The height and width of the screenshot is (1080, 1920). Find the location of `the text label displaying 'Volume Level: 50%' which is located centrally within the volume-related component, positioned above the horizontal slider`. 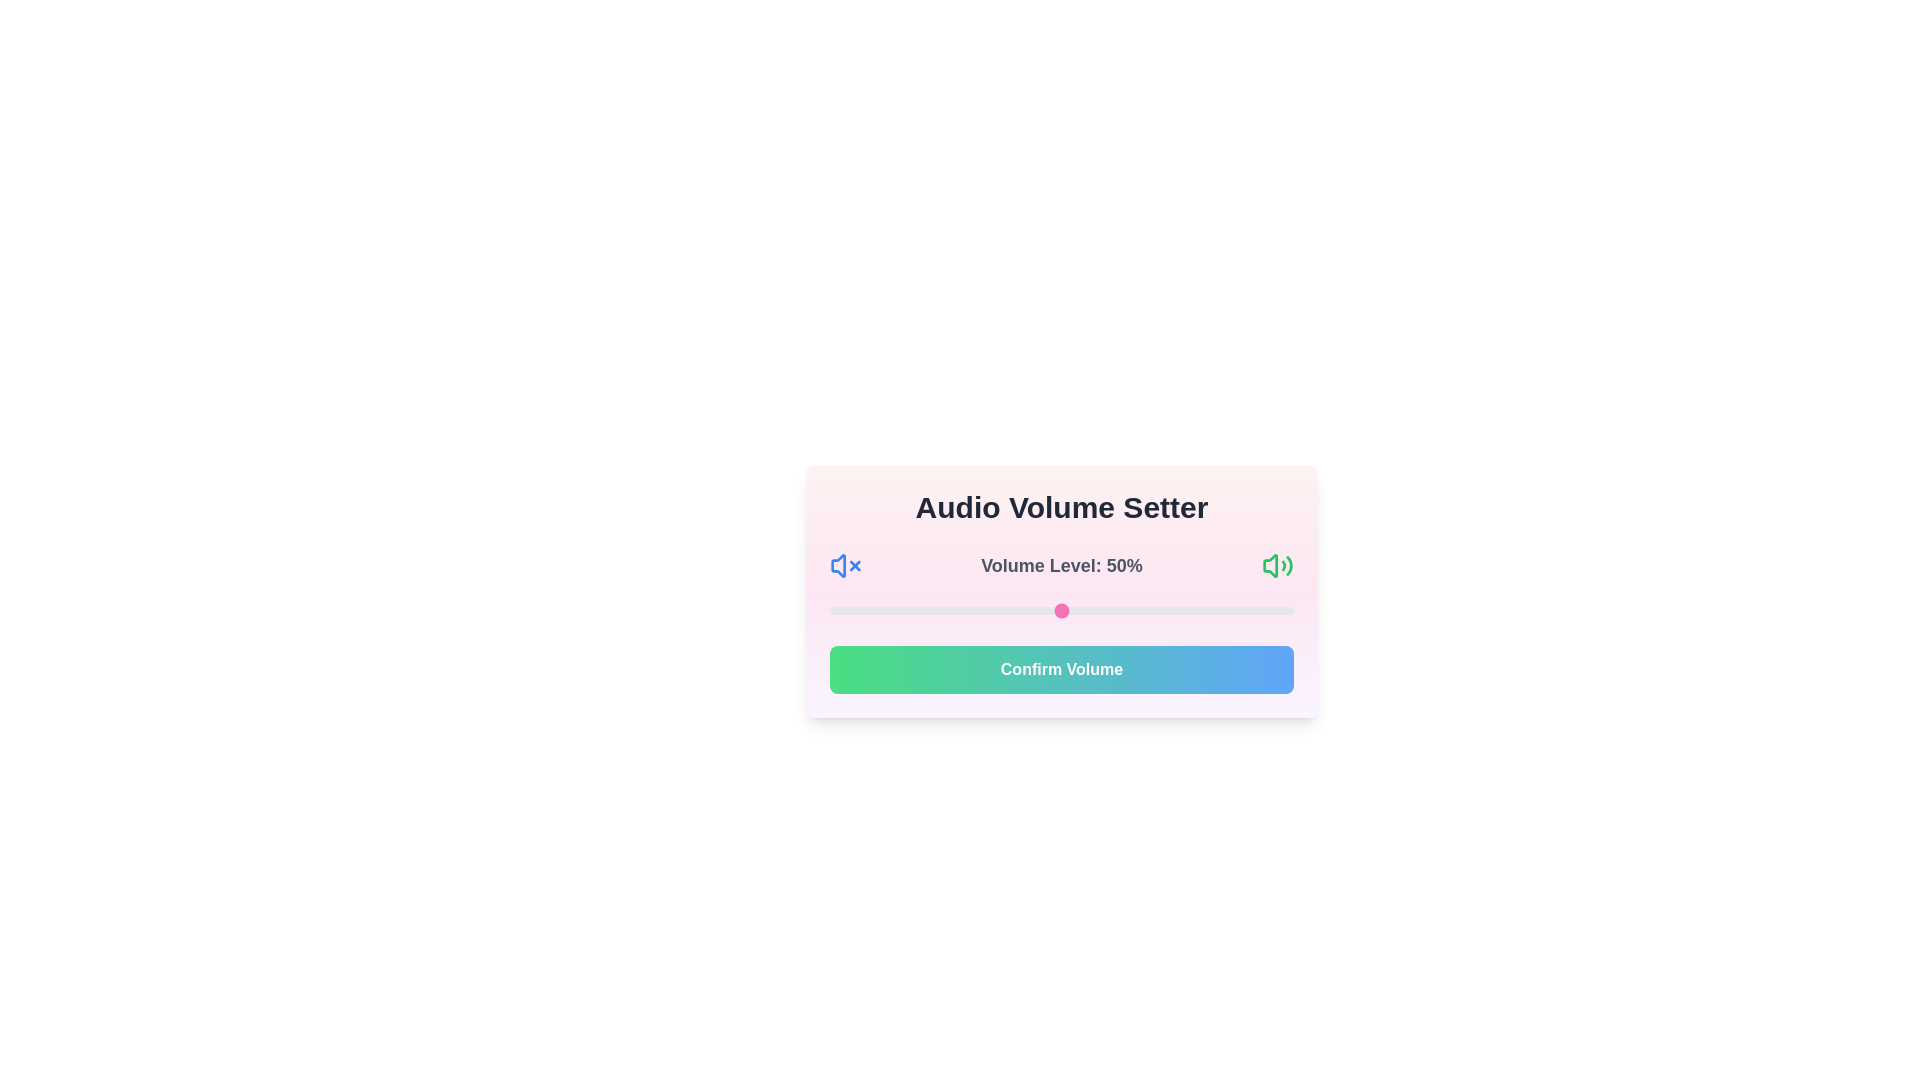

the text label displaying 'Volume Level: 50%' which is located centrally within the volume-related component, positioned above the horizontal slider is located at coordinates (1060, 566).